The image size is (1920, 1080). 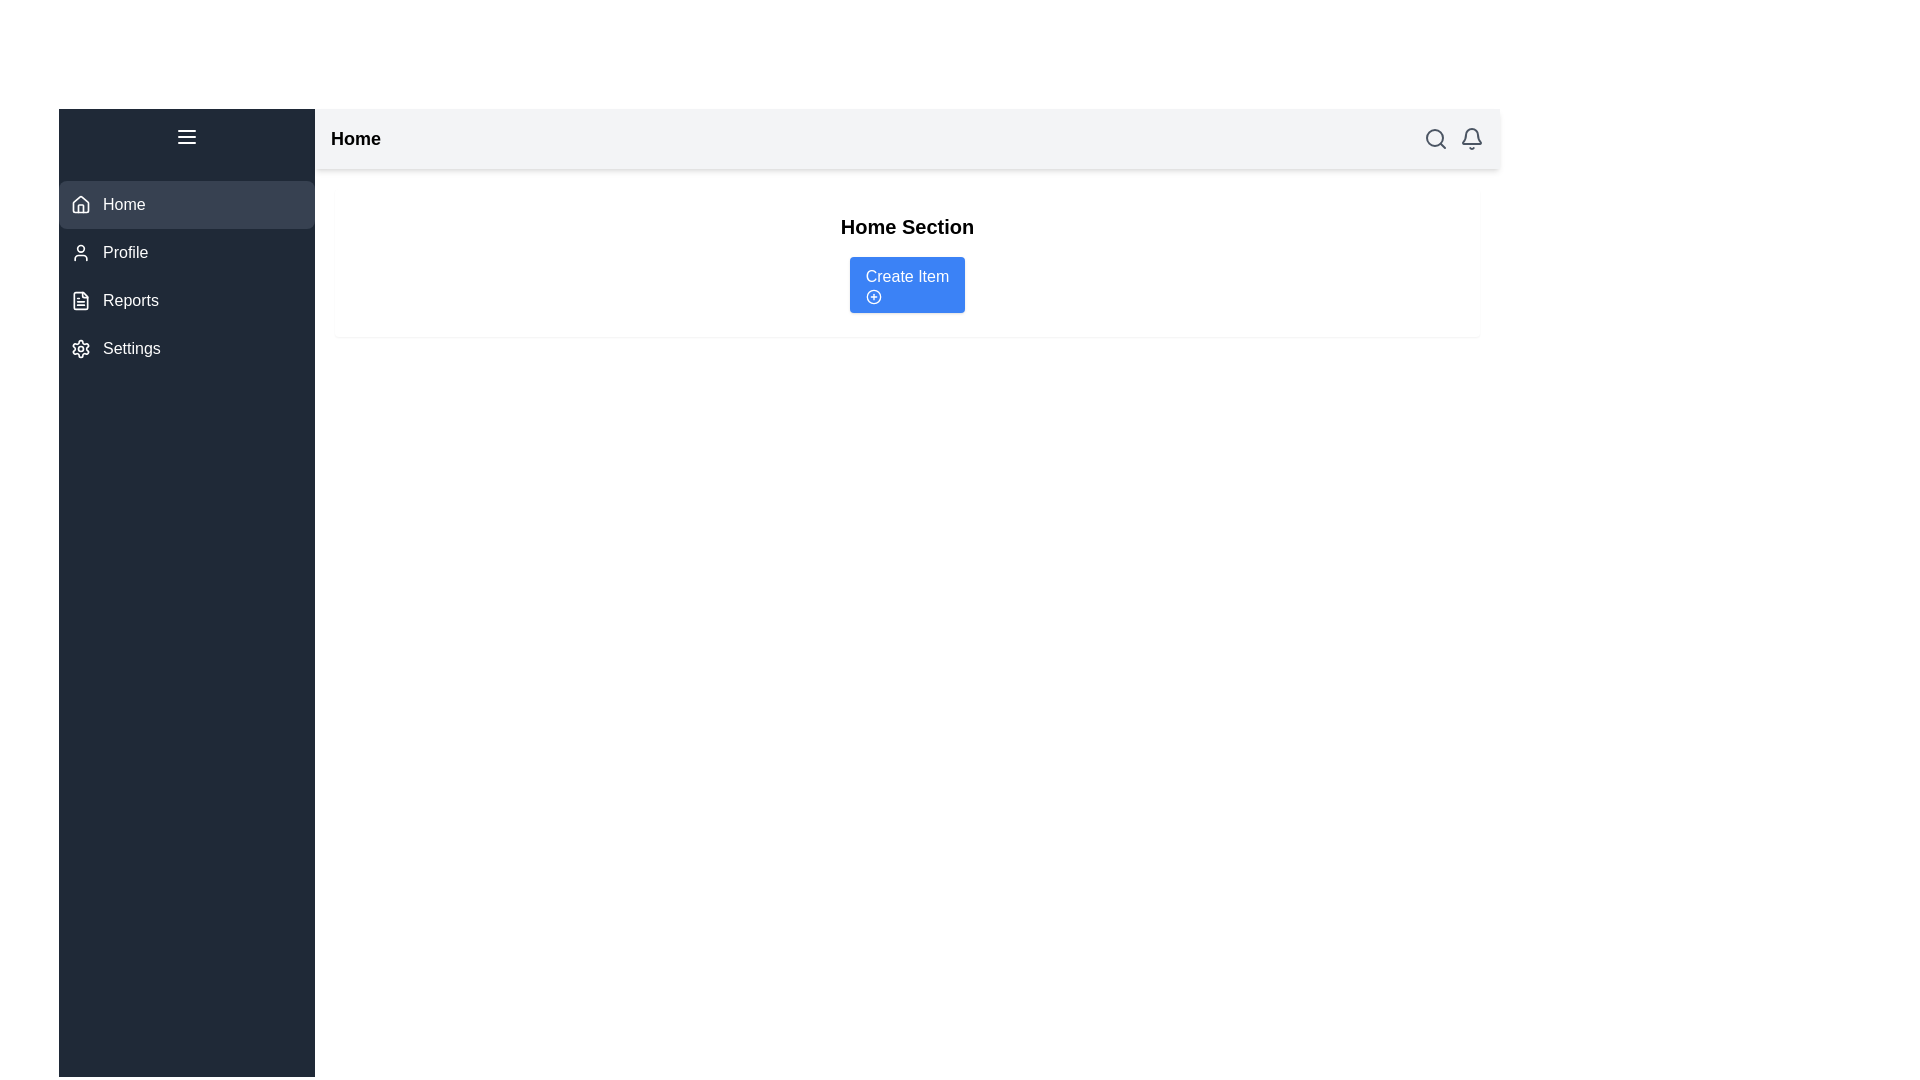 I want to click on the 'Reports' menu item in the sidebar, so click(x=187, y=277).